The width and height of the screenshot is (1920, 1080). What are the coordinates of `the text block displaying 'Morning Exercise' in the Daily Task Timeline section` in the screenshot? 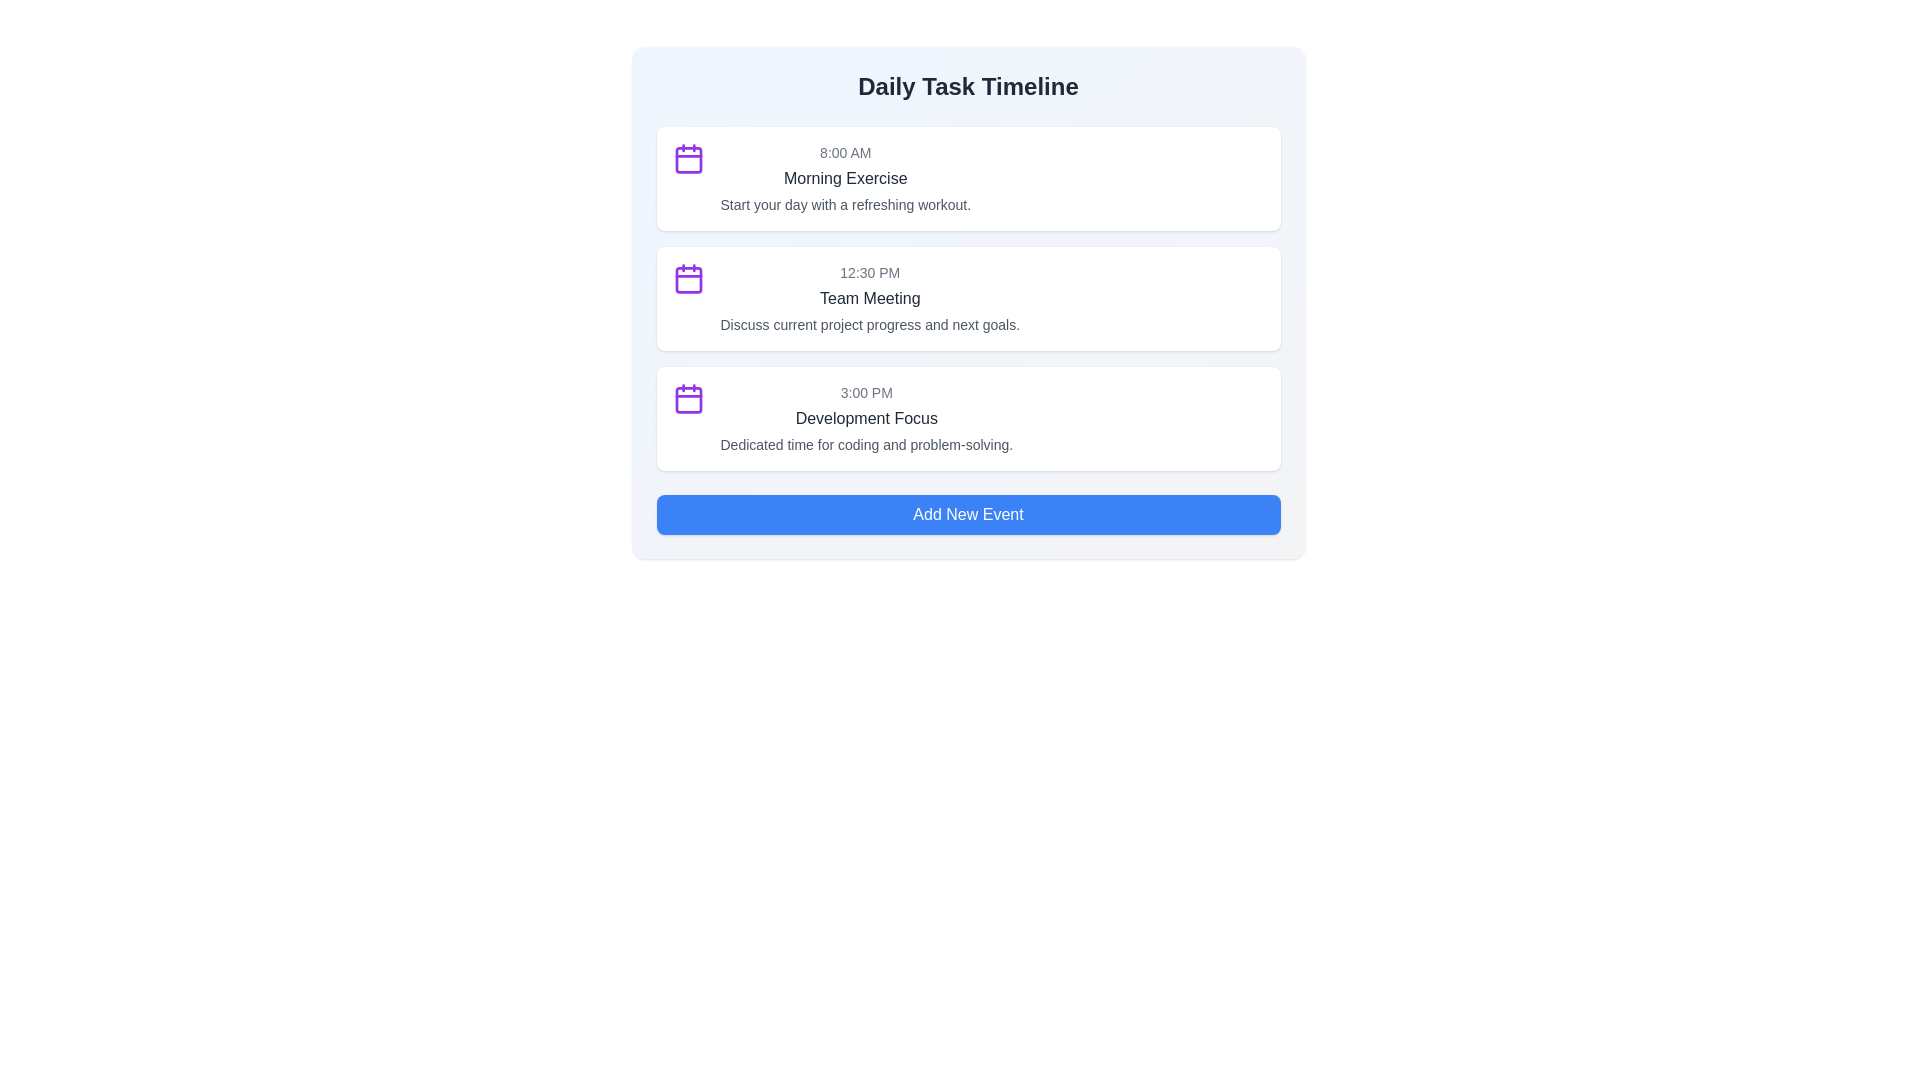 It's located at (845, 177).